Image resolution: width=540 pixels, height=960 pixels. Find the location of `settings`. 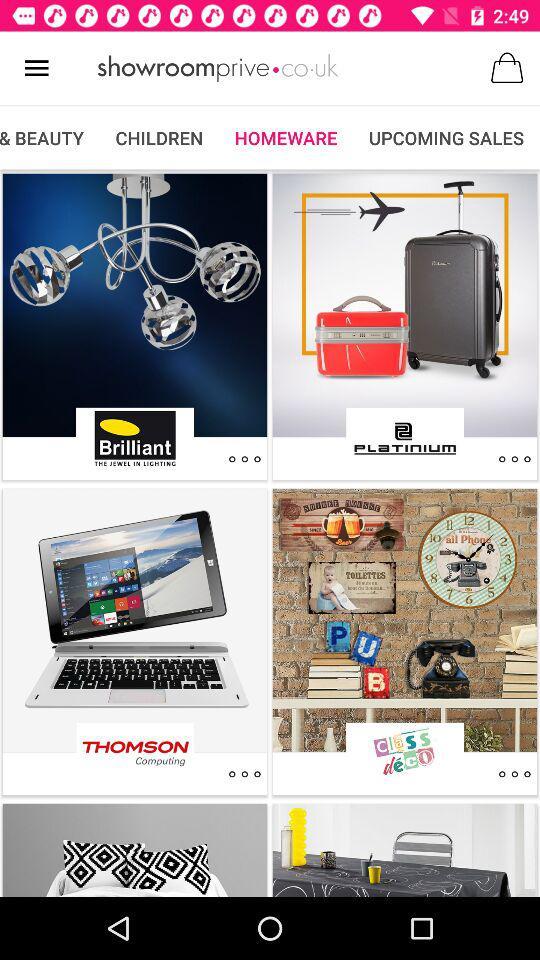

settings is located at coordinates (244, 459).